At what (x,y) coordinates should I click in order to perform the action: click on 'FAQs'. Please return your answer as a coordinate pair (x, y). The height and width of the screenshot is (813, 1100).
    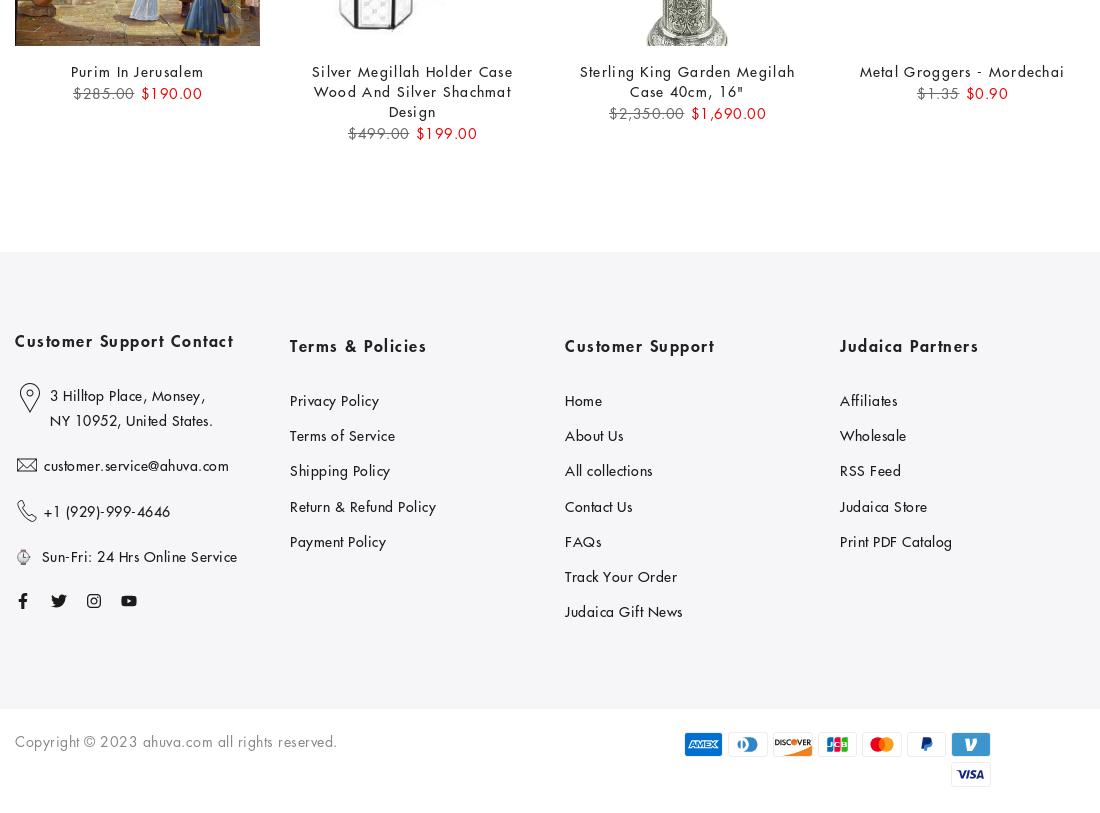
    Looking at the image, I should click on (582, 539).